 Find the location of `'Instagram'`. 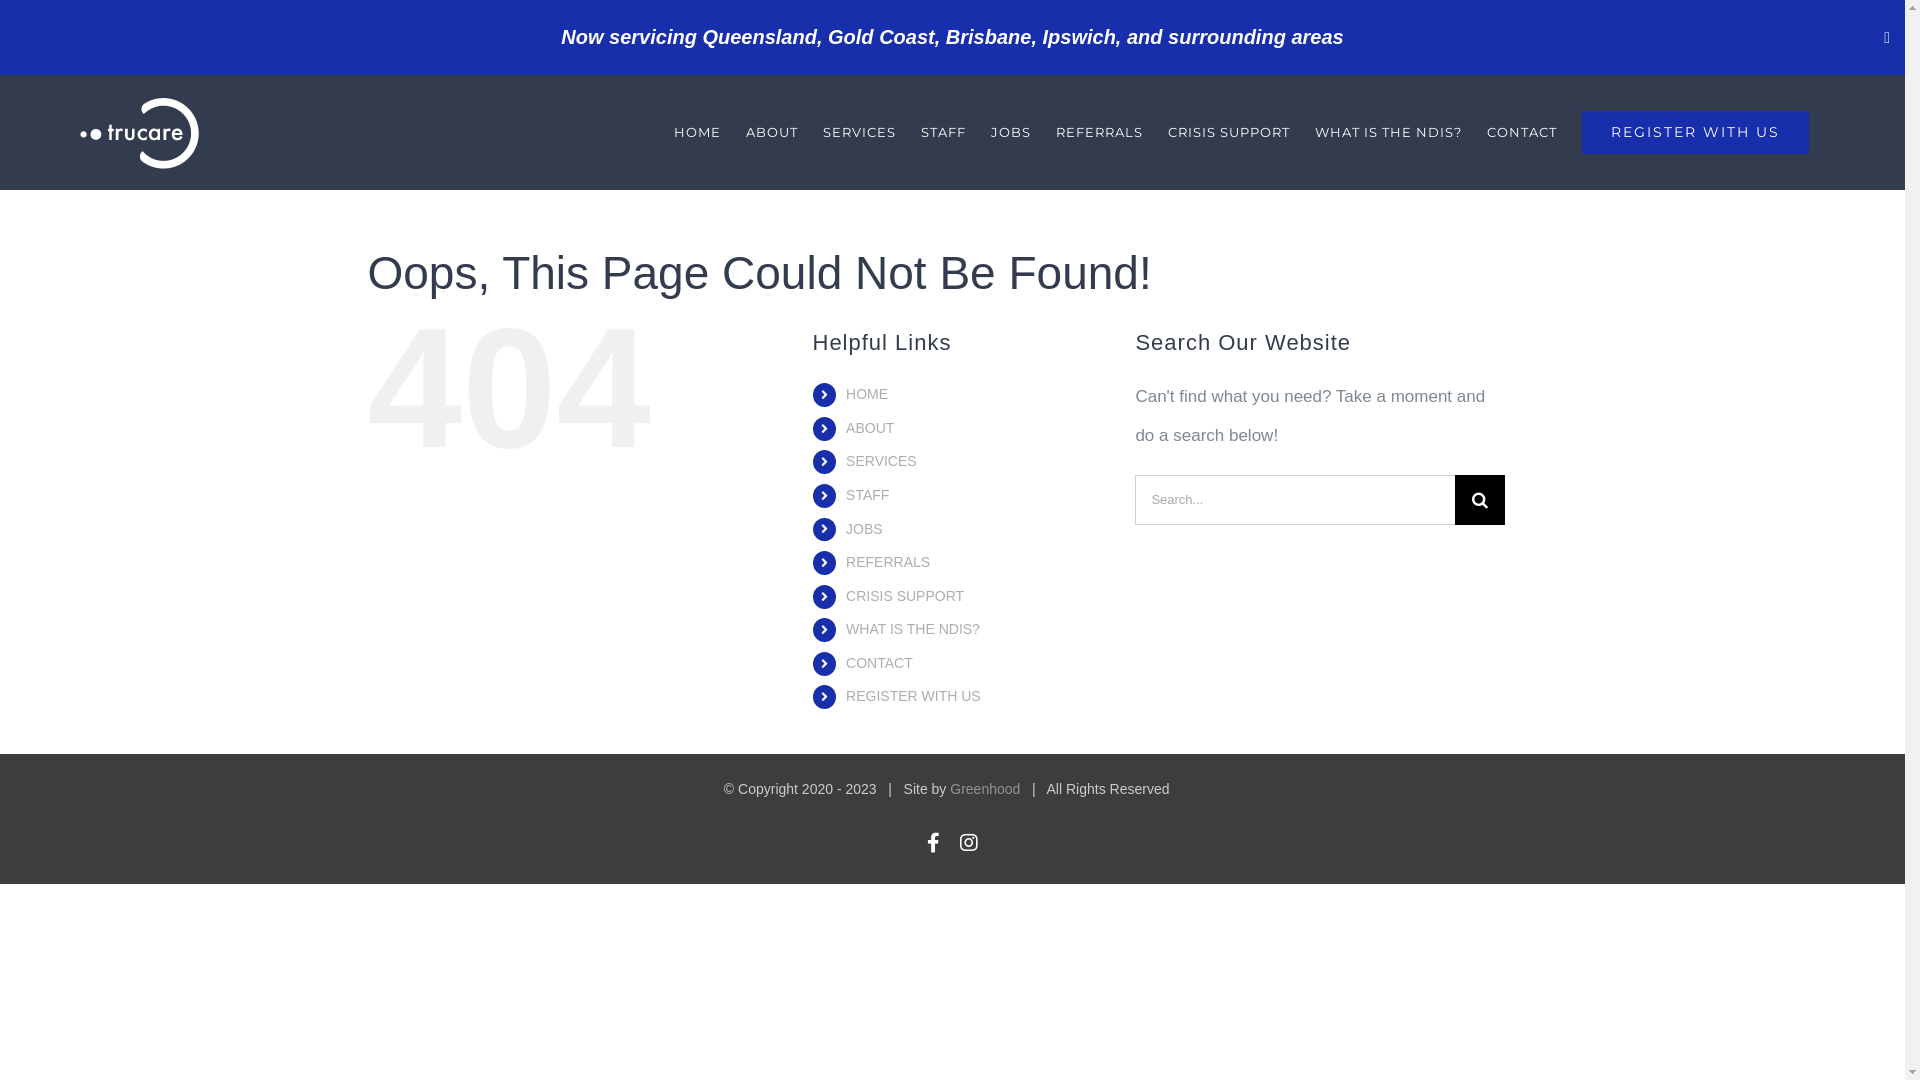

'Instagram' is located at coordinates (969, 843).